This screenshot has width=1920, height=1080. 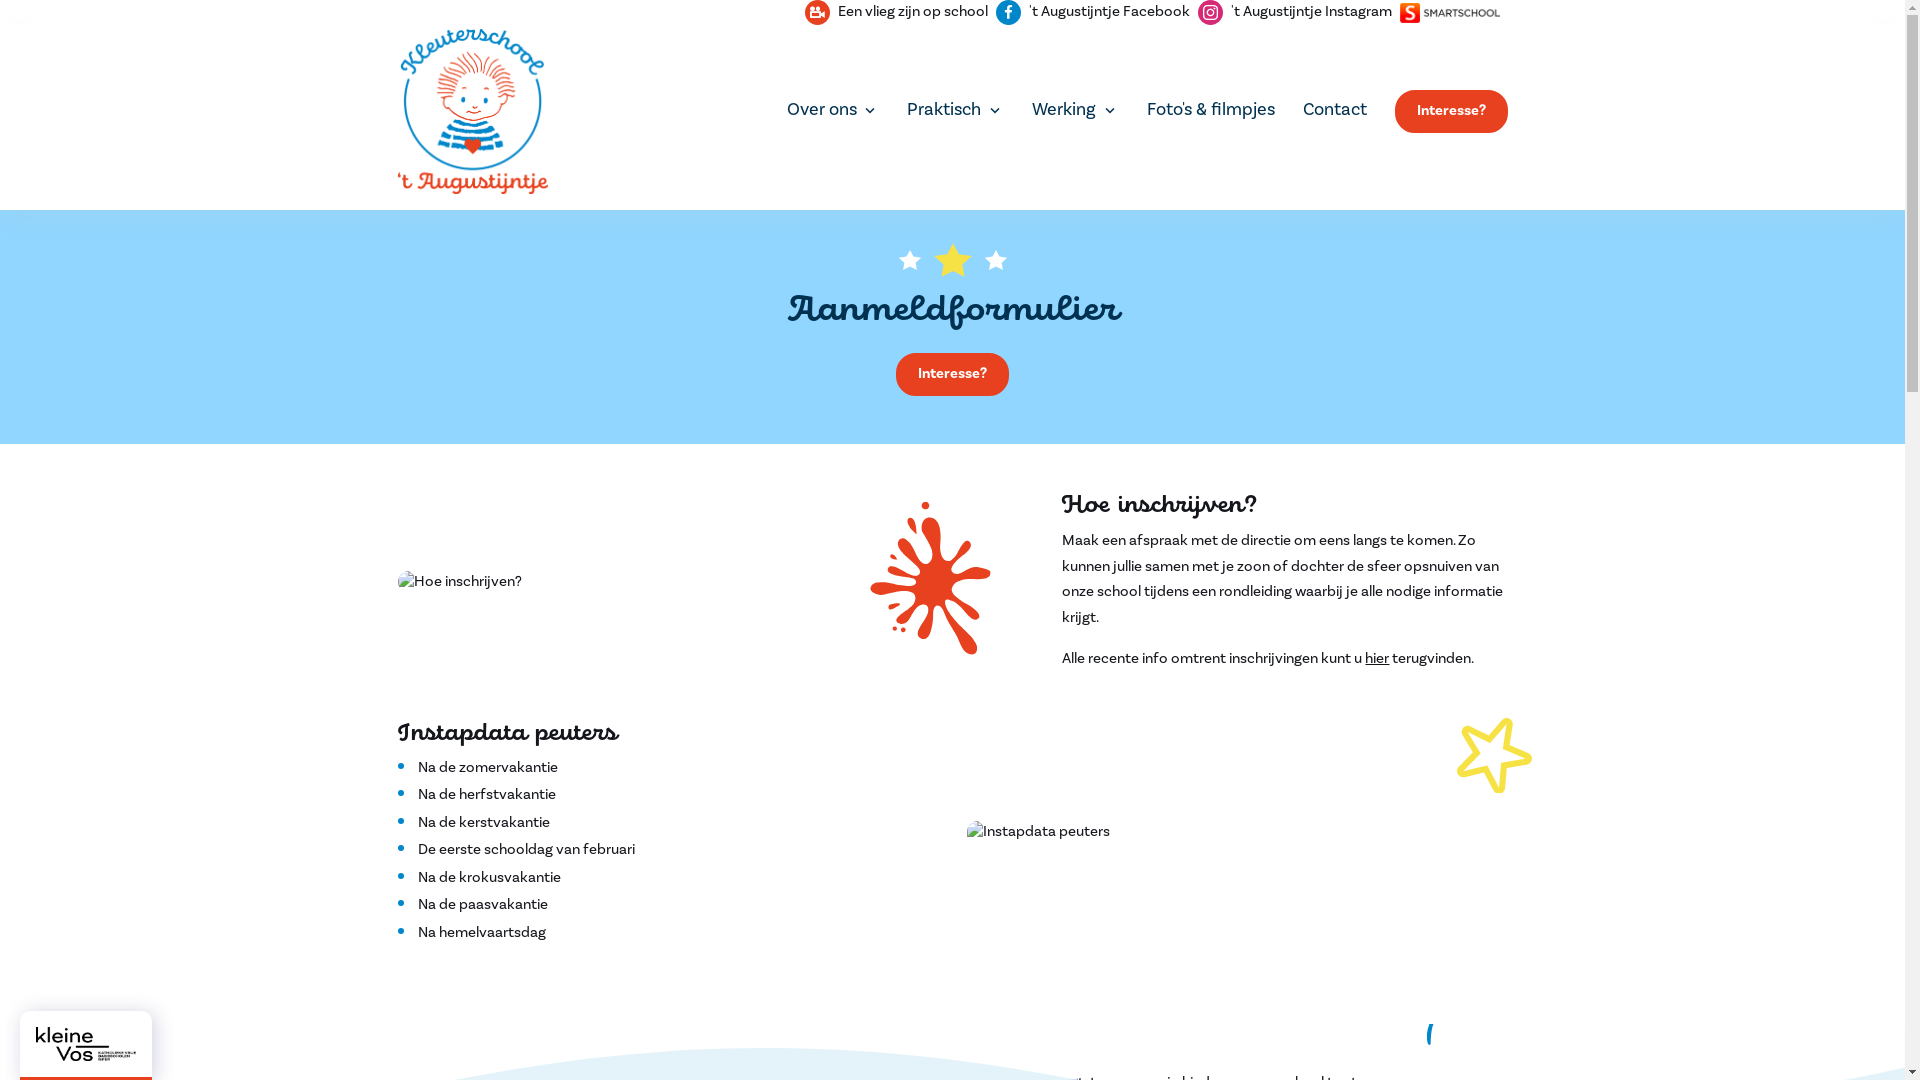 I want to click on 'hier', so click(x=1376, y=658).